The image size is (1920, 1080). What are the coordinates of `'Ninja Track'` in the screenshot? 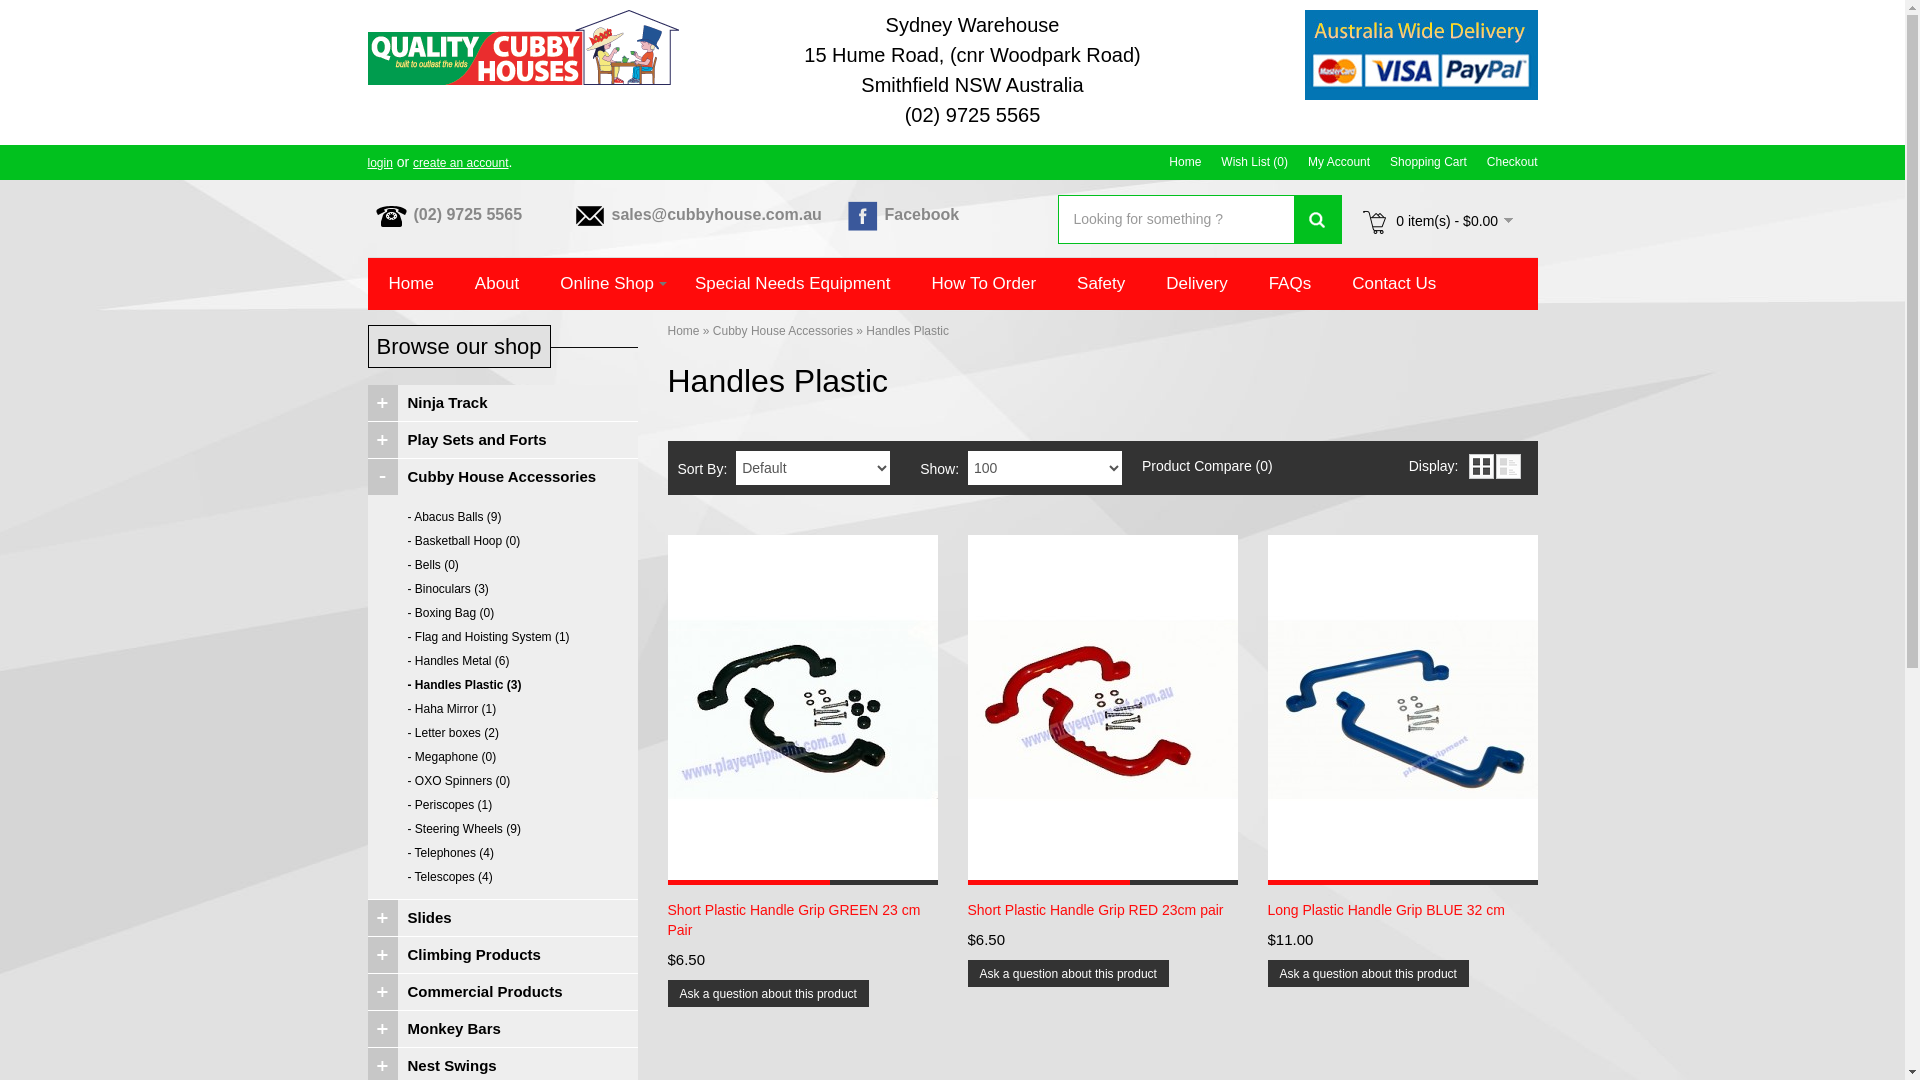 It's located at (503, 402).